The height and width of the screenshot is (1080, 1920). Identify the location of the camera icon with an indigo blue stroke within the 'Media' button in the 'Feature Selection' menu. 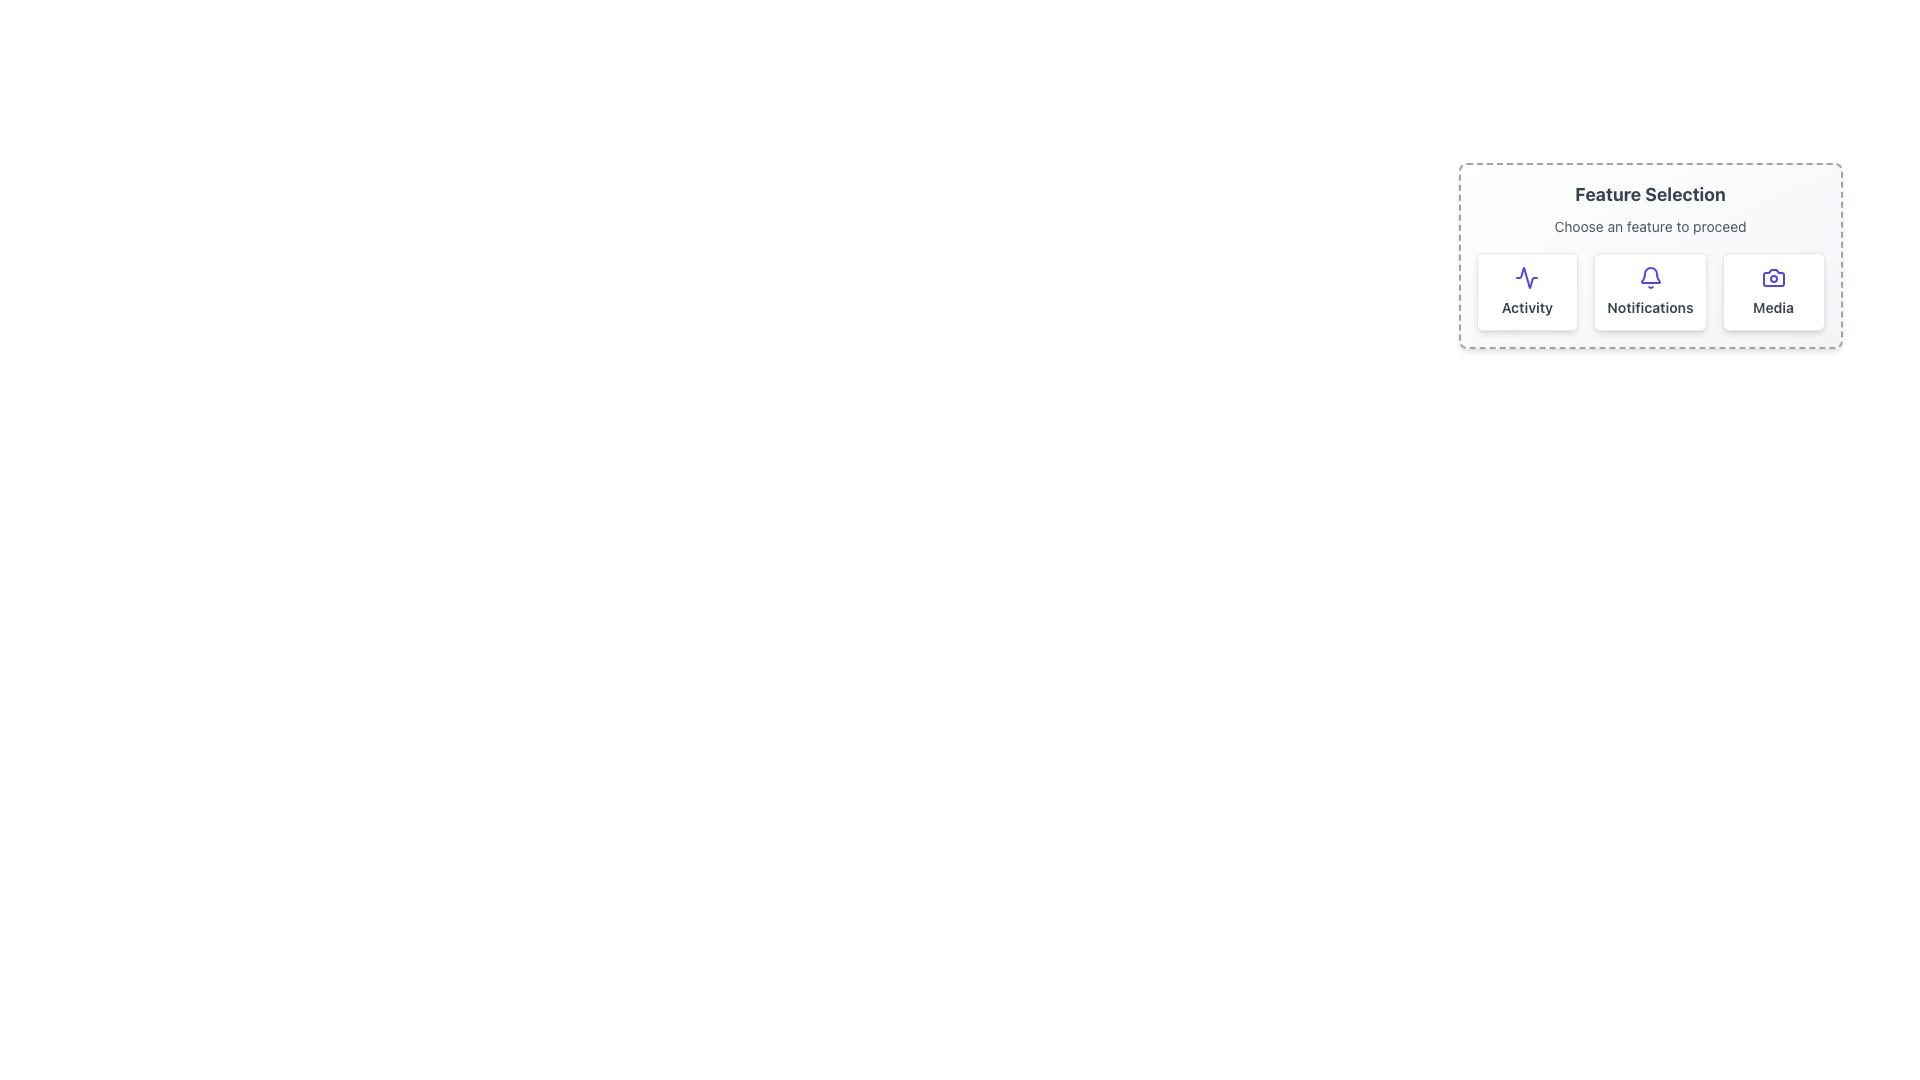
(1773, 277).